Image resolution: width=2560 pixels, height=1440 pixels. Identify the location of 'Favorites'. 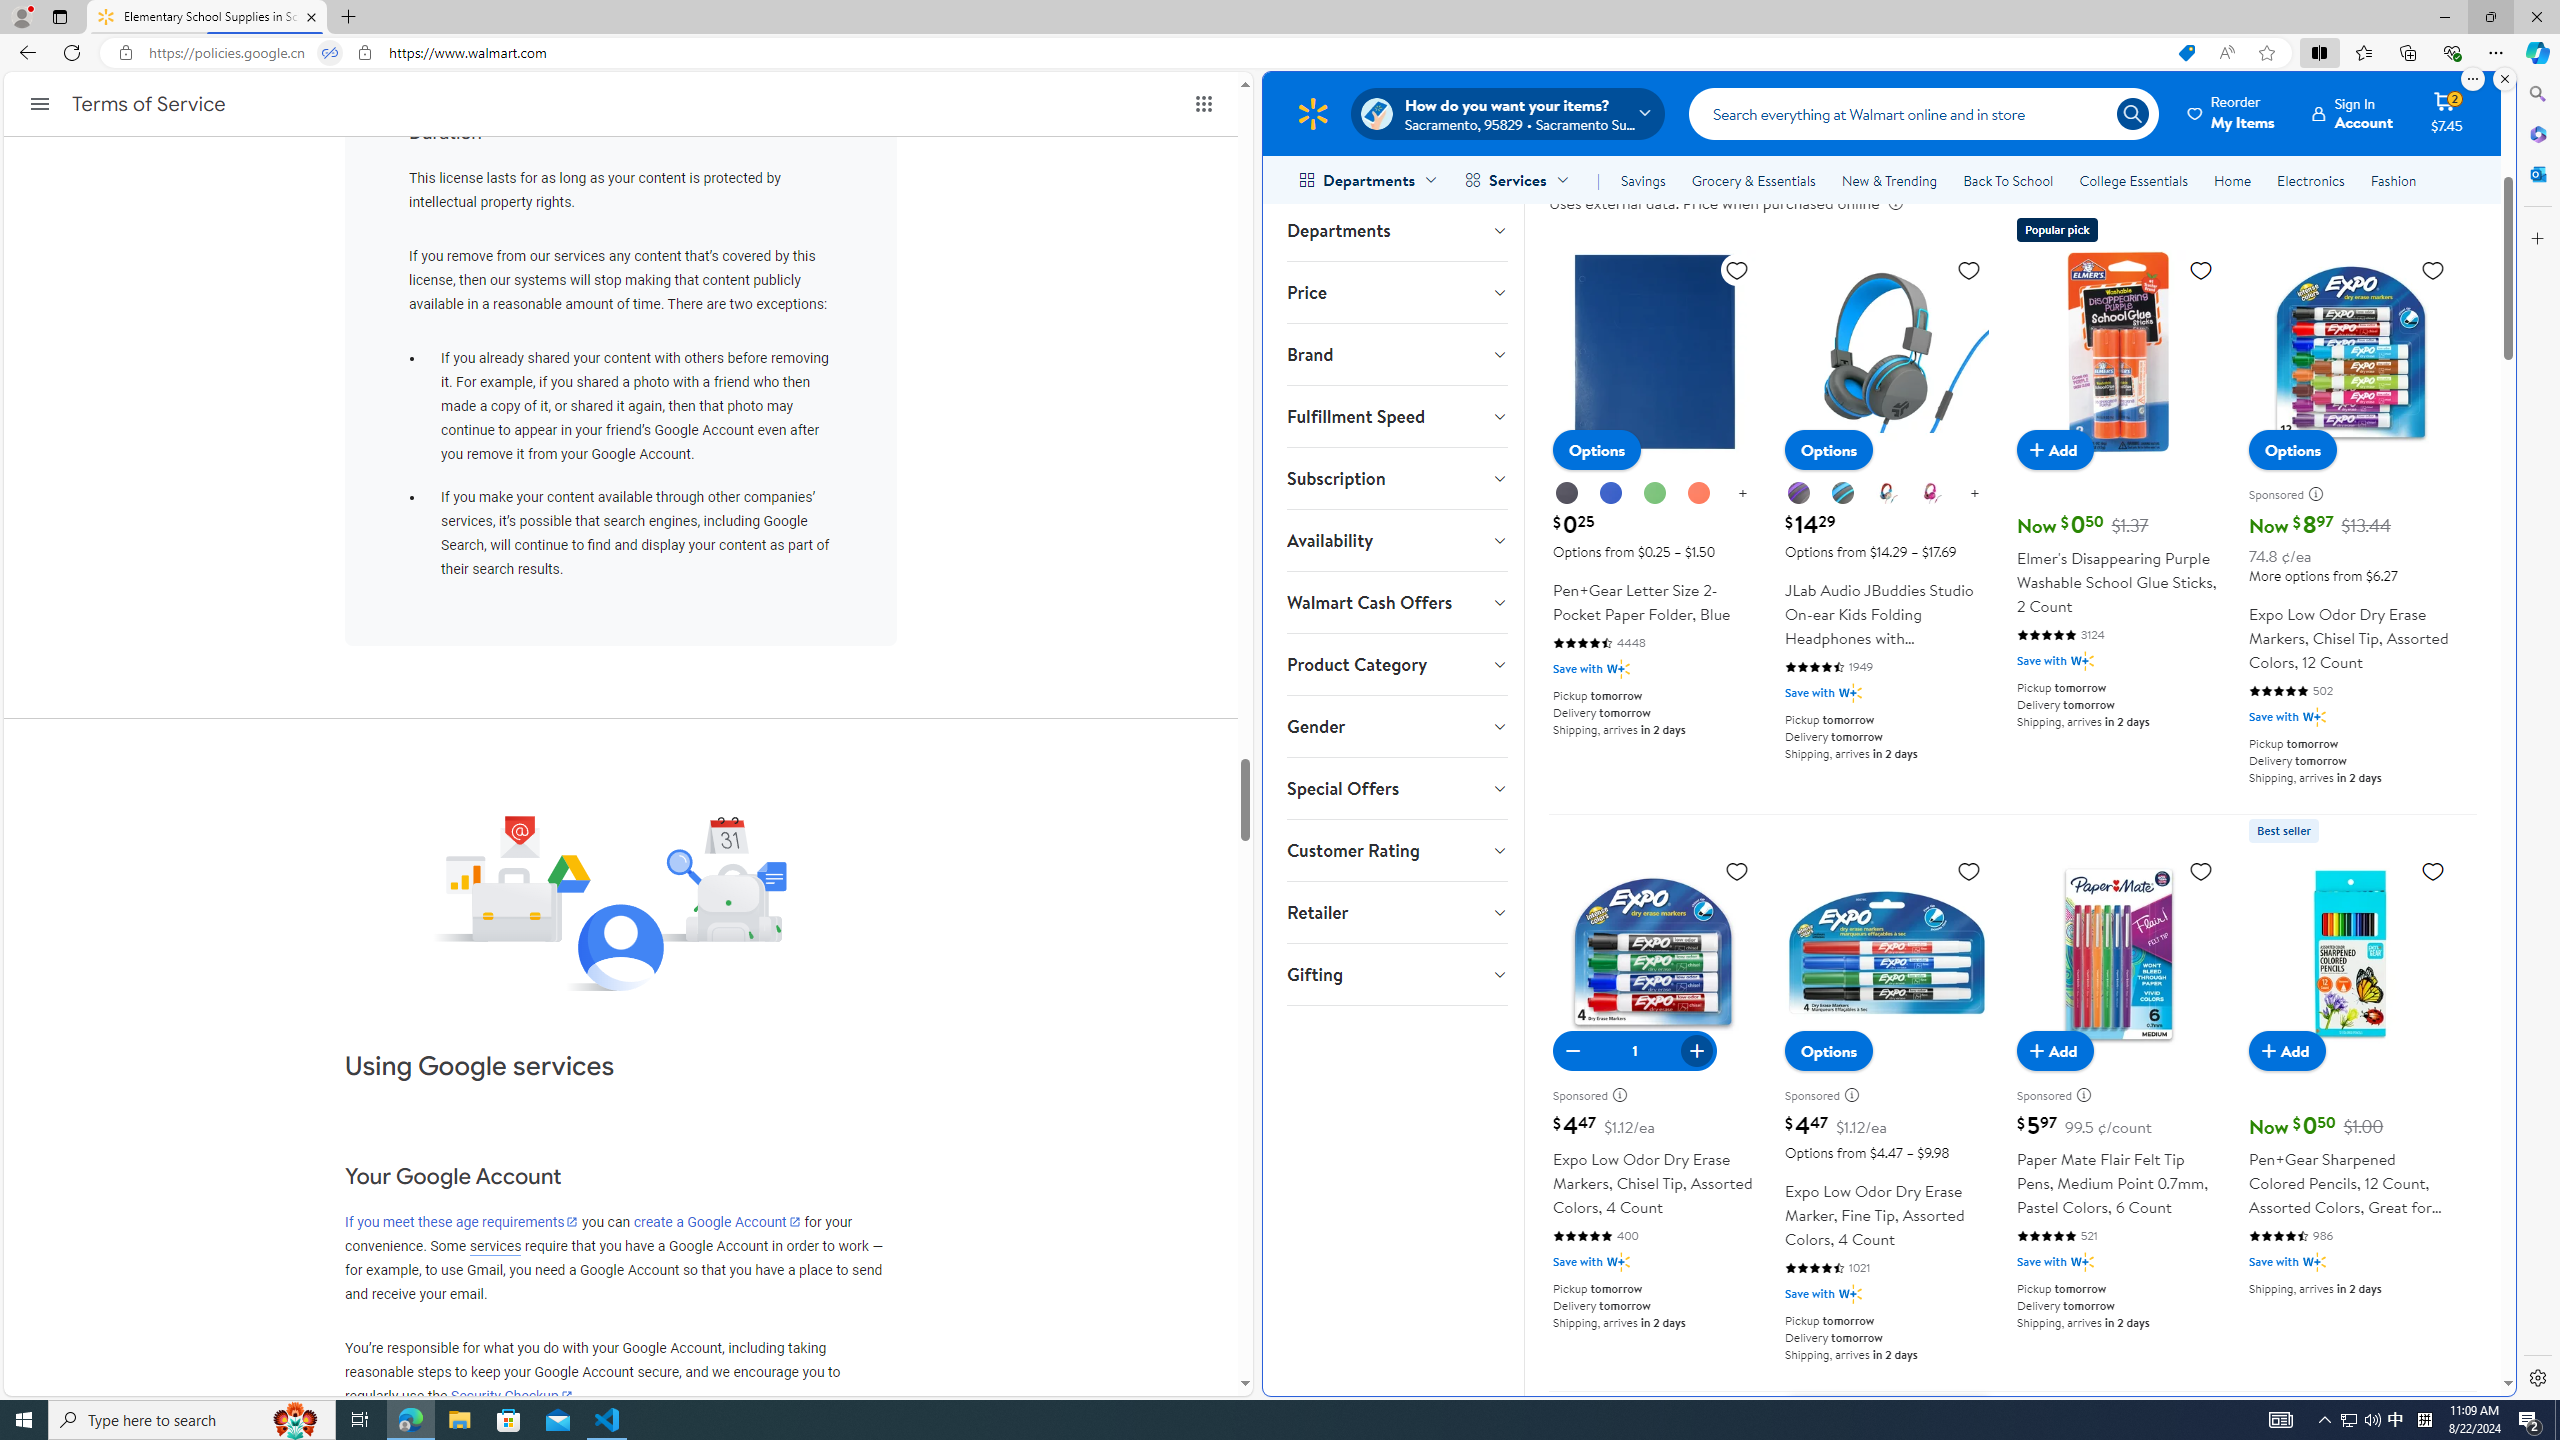
(2364, 51).